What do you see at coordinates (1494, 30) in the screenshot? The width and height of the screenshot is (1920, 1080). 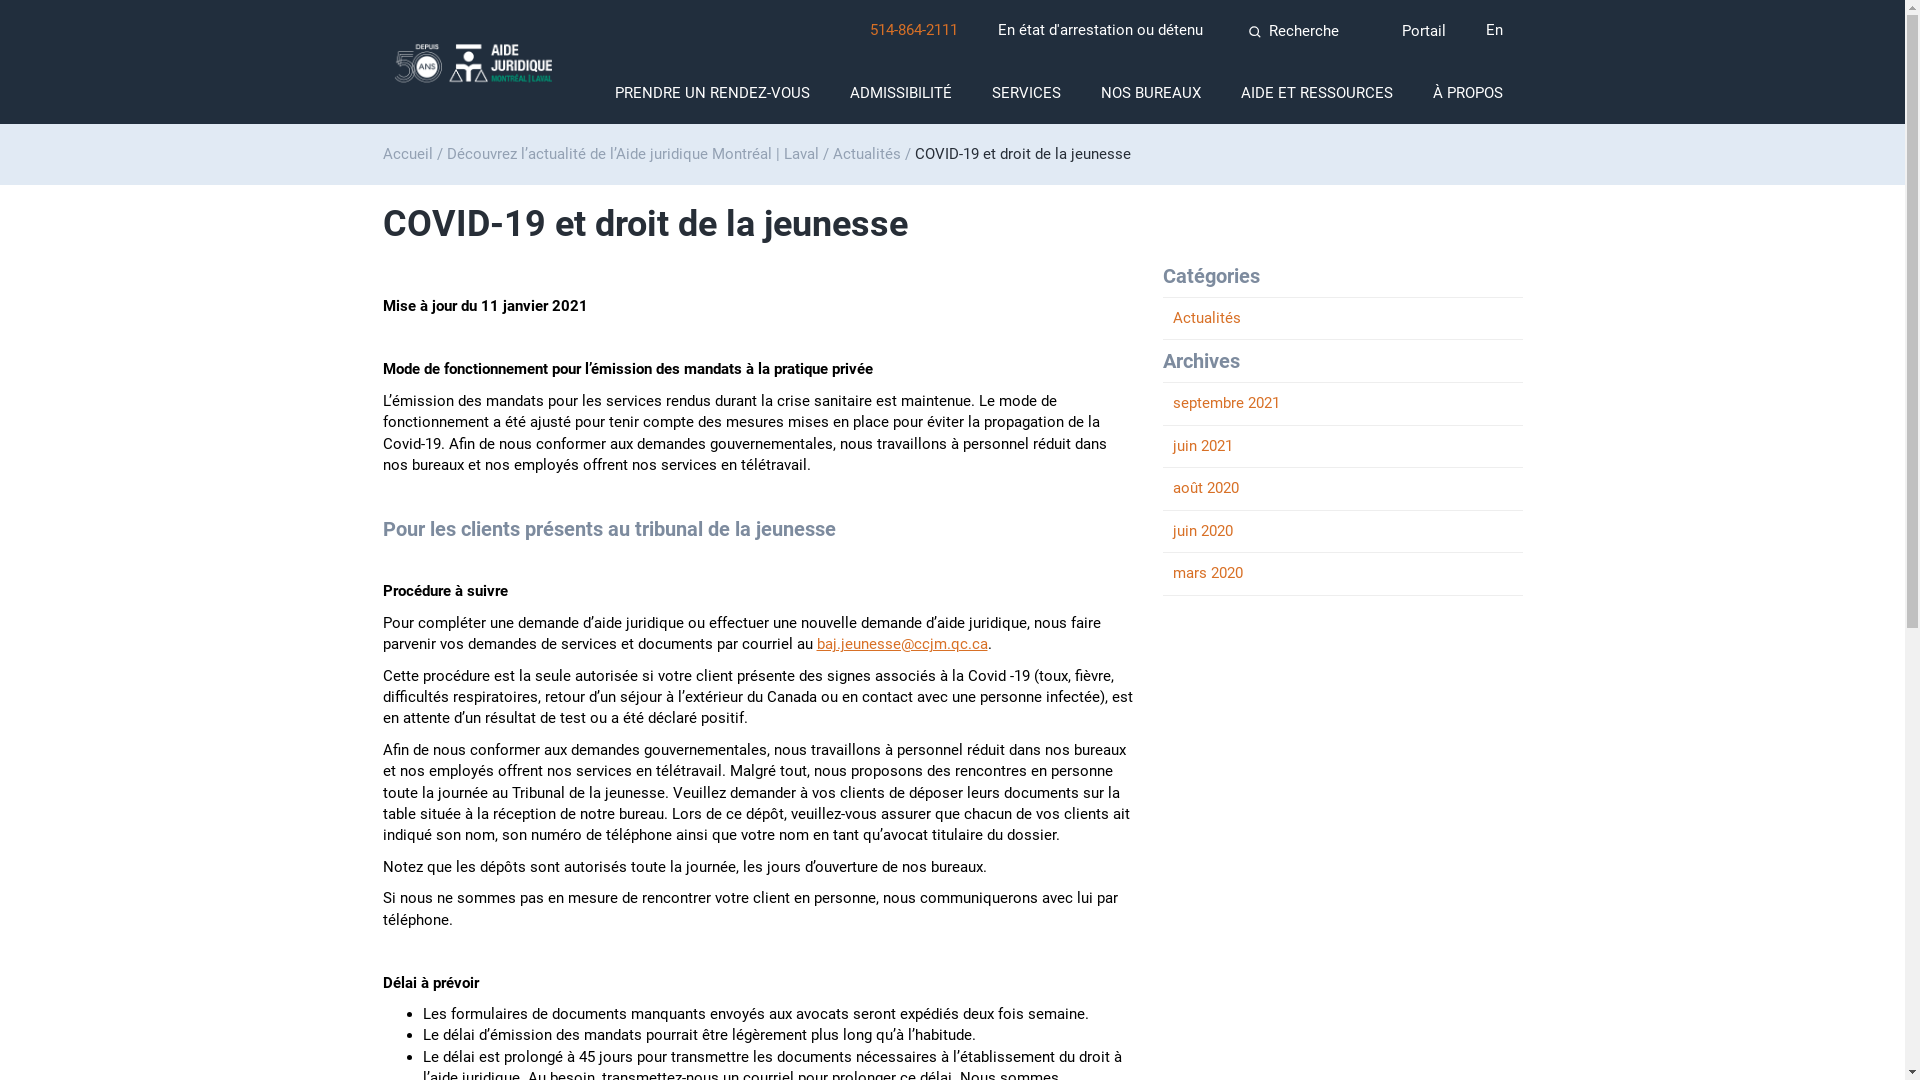 I see `'En'` at bounding box center [1494, 30].